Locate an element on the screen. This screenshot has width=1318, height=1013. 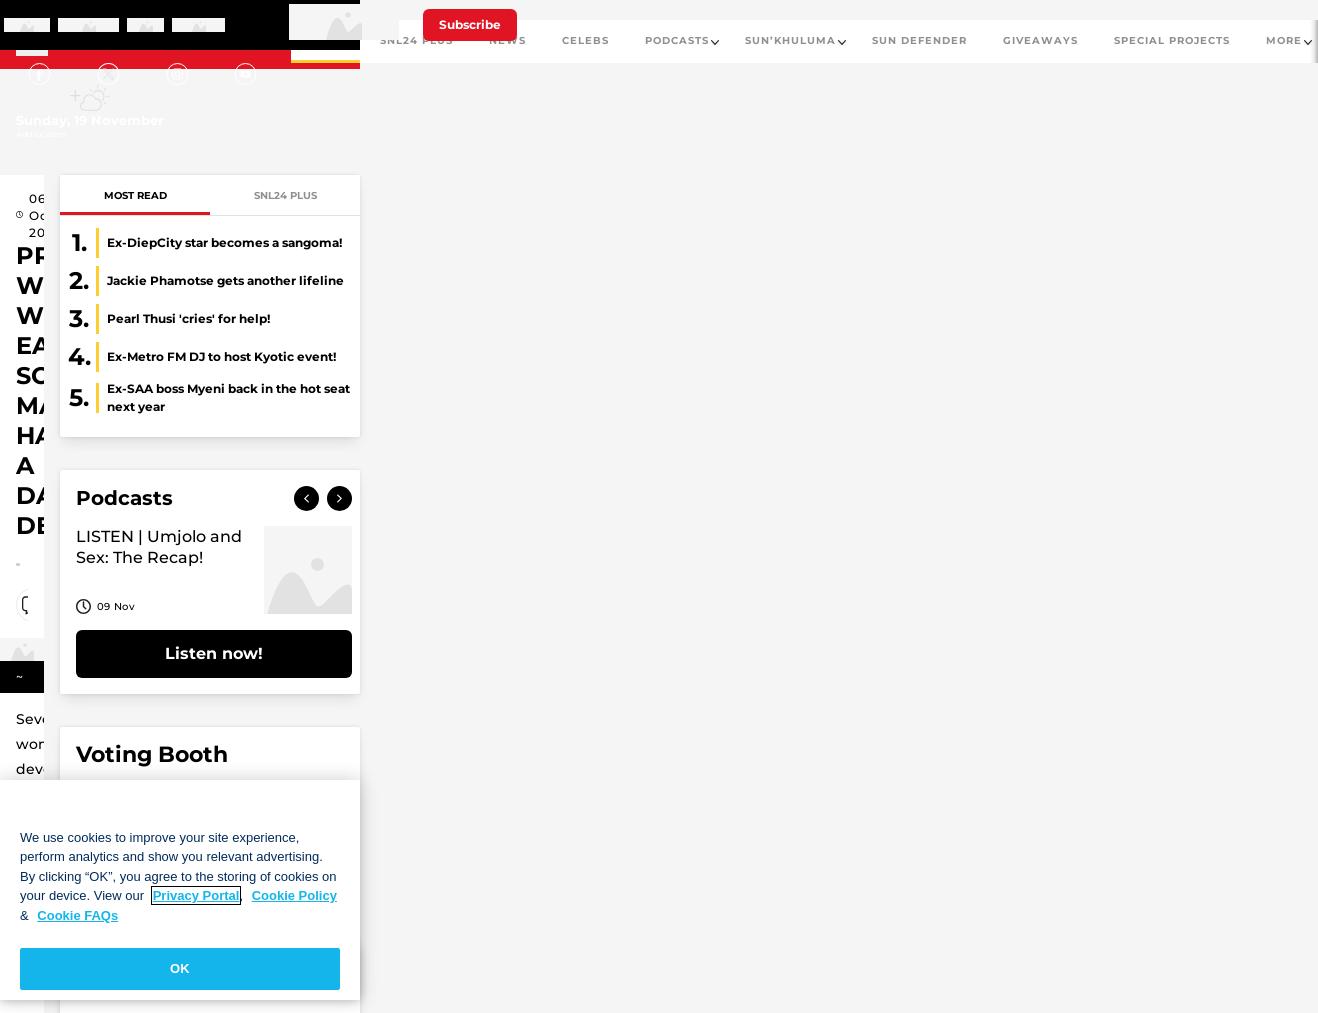
'Voting Booth' is located at coordinates (150, 754).